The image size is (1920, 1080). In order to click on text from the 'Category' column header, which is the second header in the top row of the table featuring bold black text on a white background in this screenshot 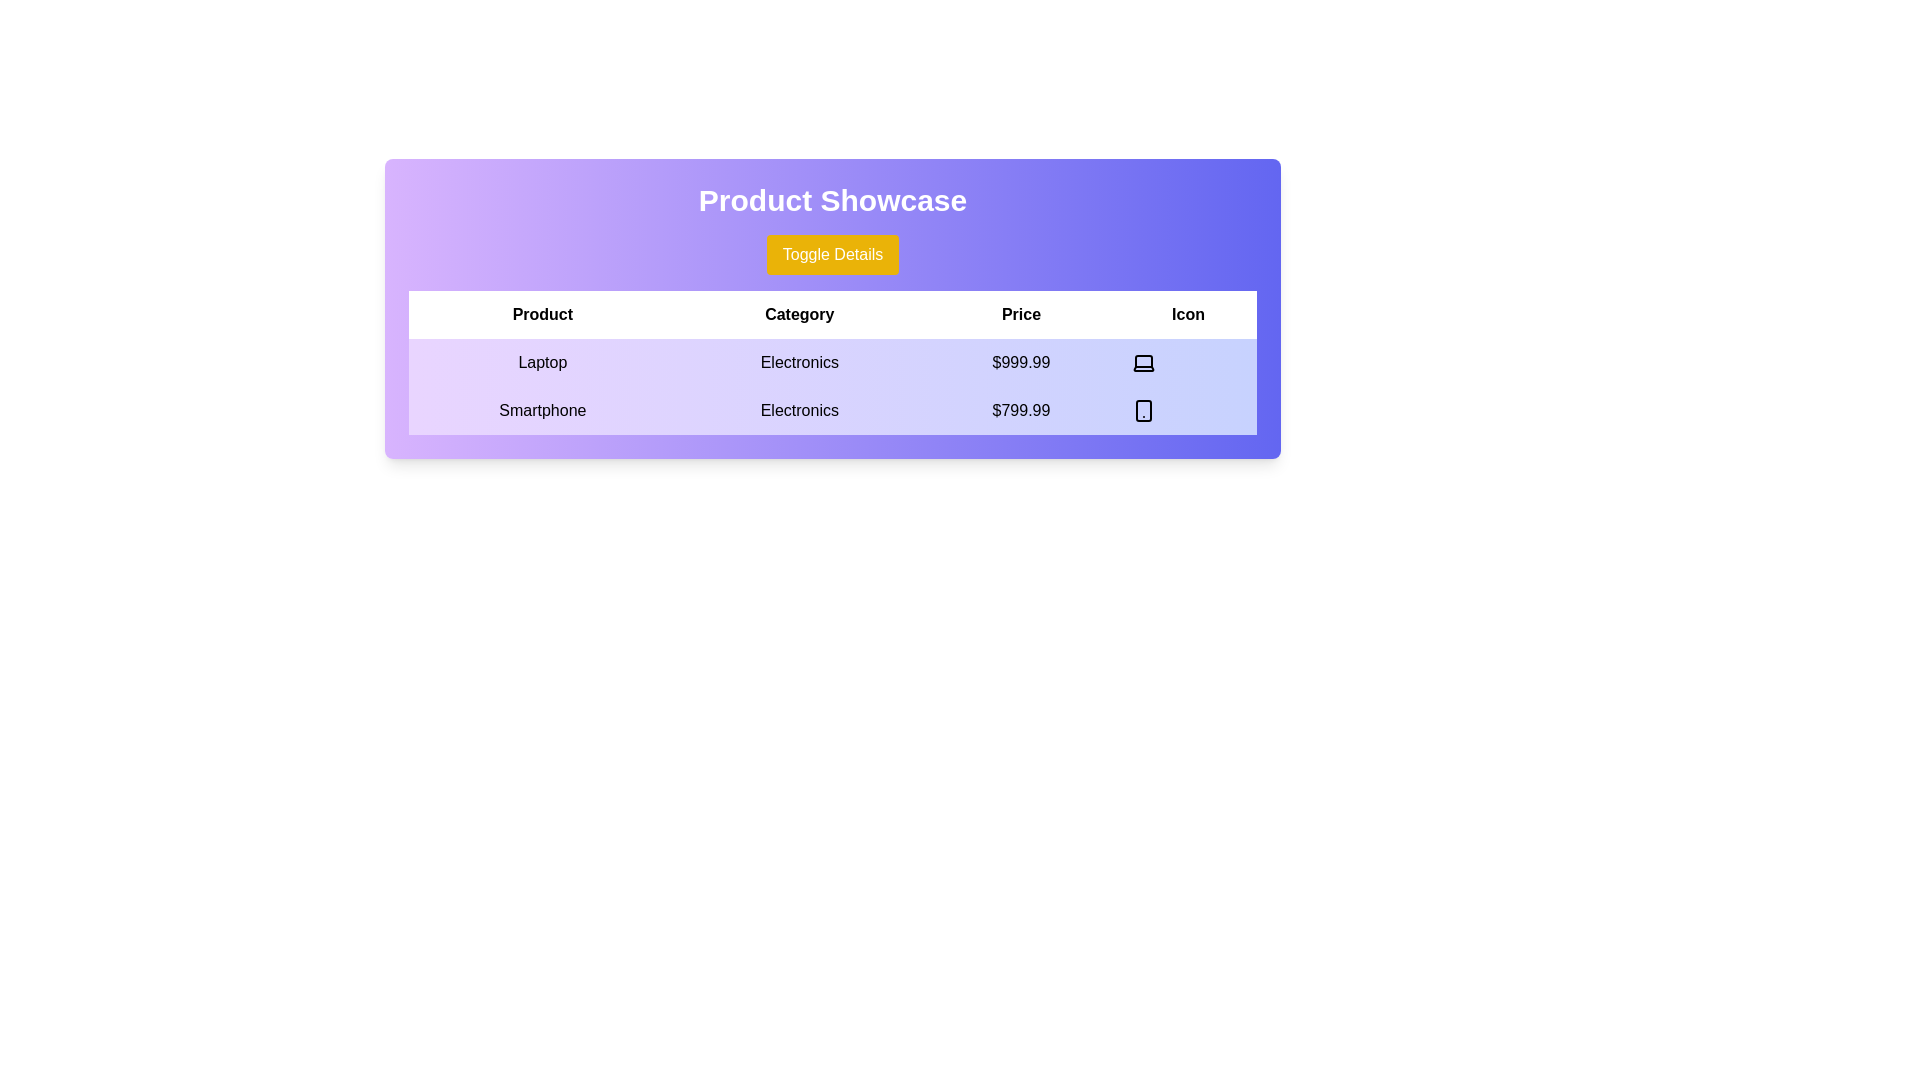, I will do `click(833, 315)`.